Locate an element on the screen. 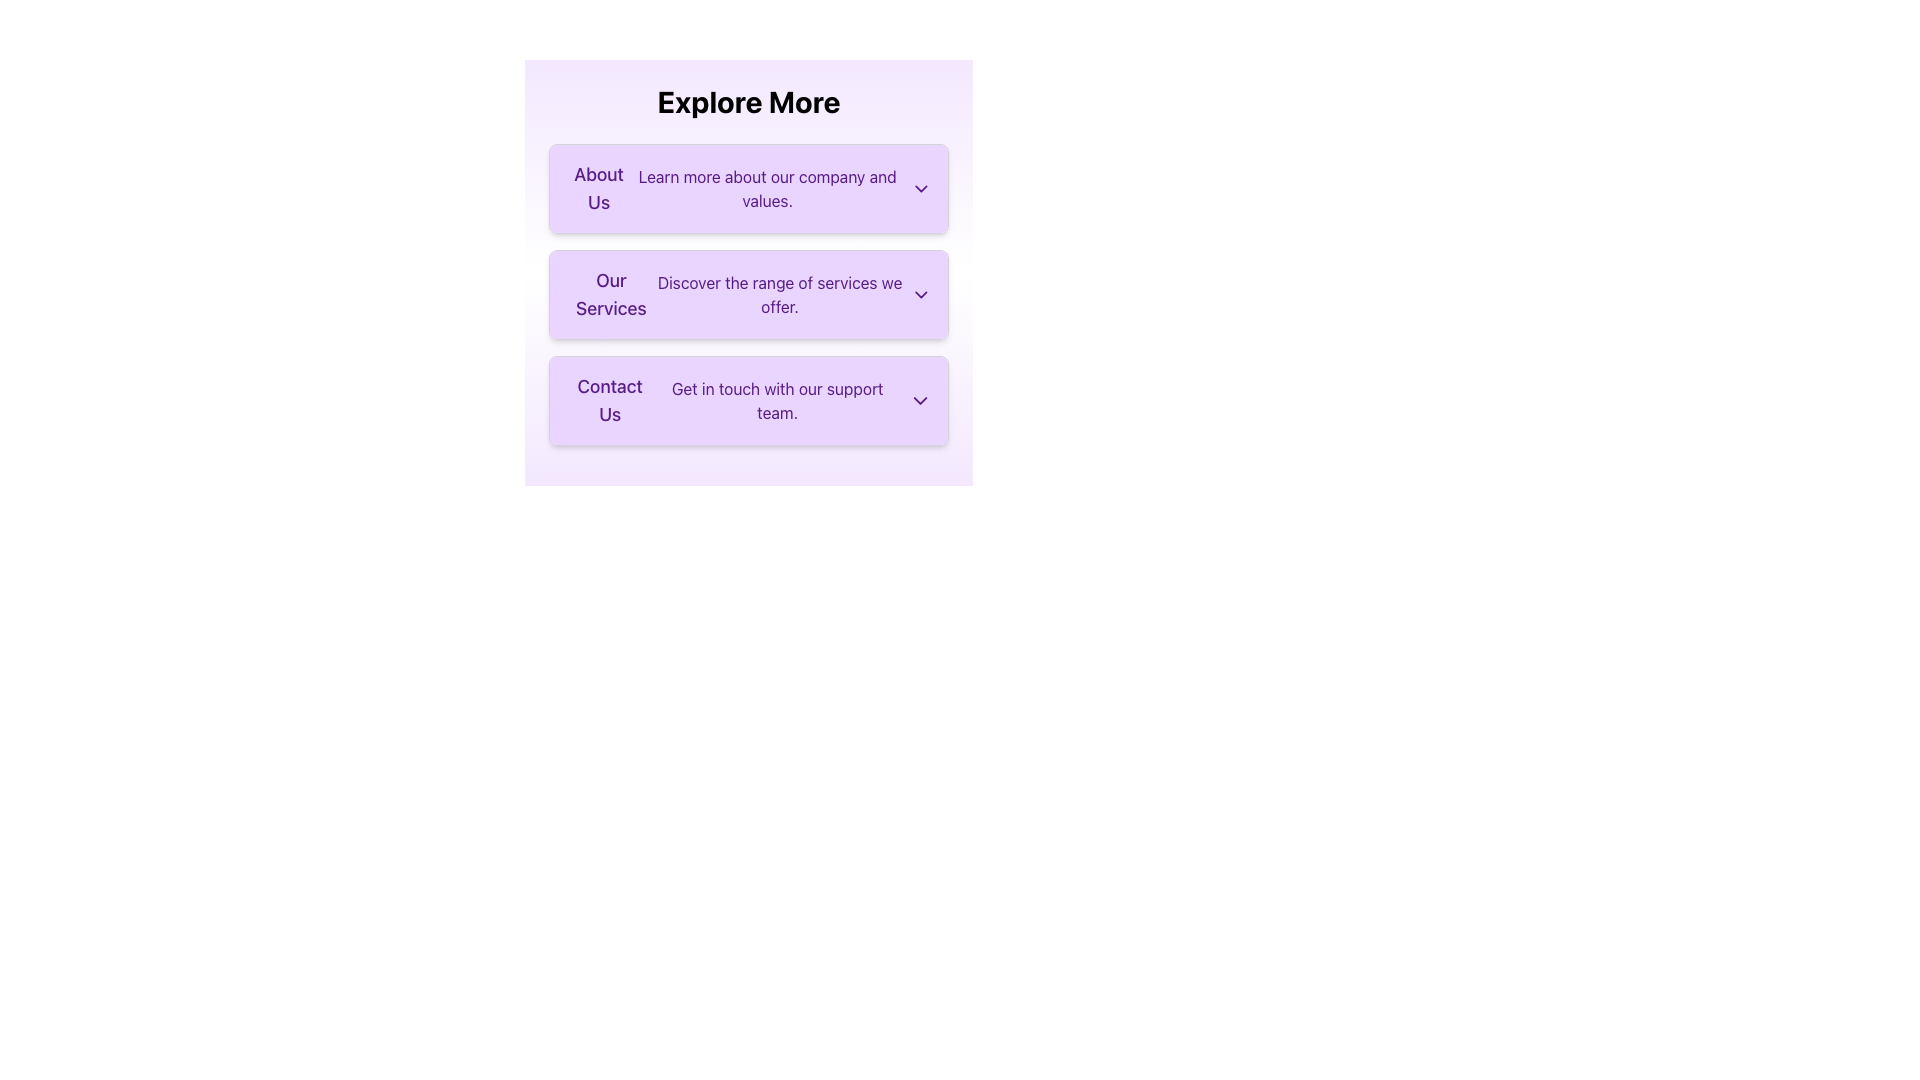 This screenshot has height=1080, width=1920. the 'Contact Us' informative panel, which is the third item in the vertically stacked group below the 'Explore More' title is located at coordinates (747, 401).